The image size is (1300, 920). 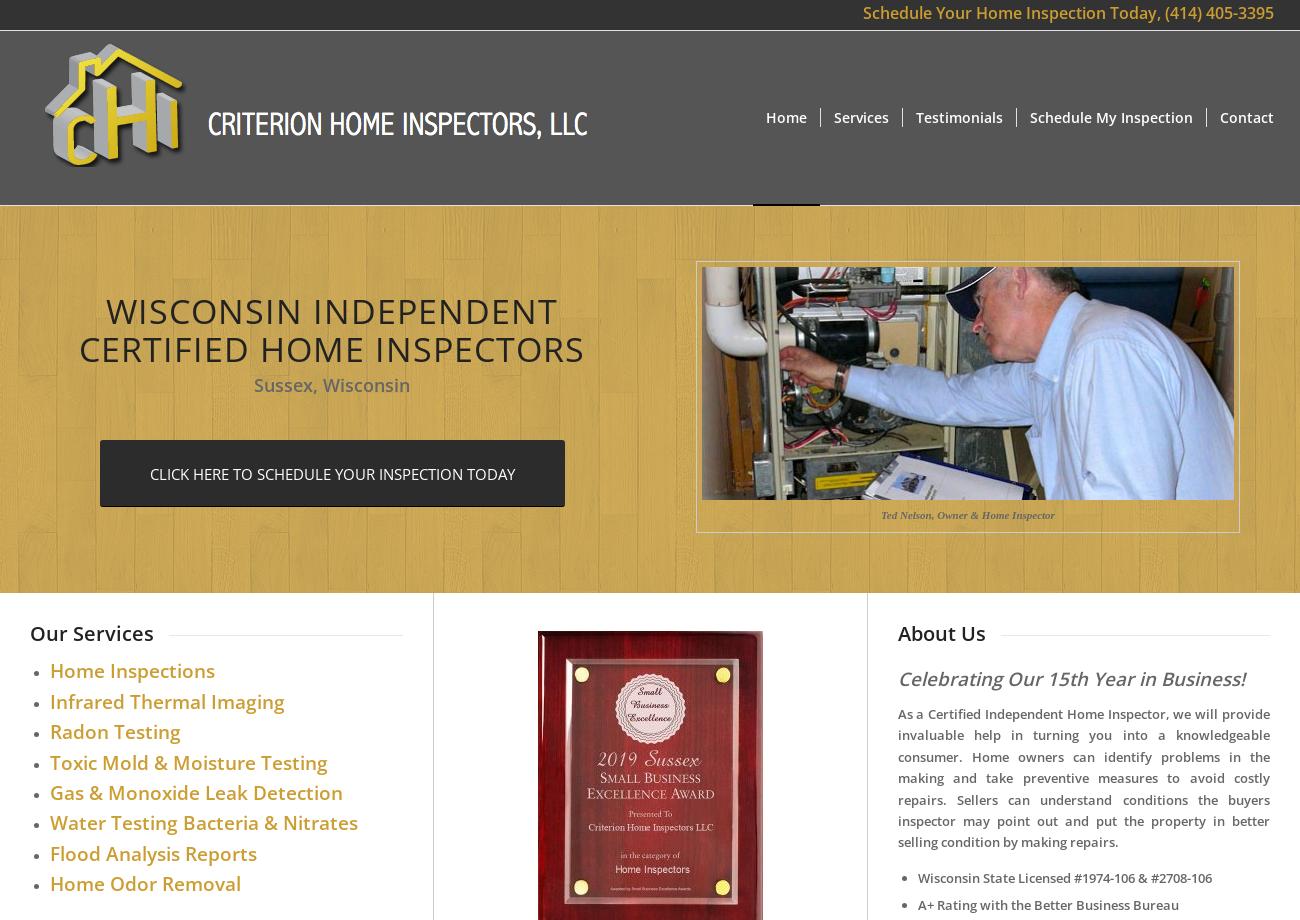 What do you see at coordinates (152, 851) in the screenshot?
I see `'Flood Analysis Reports'` at bounding box center [152, 851].